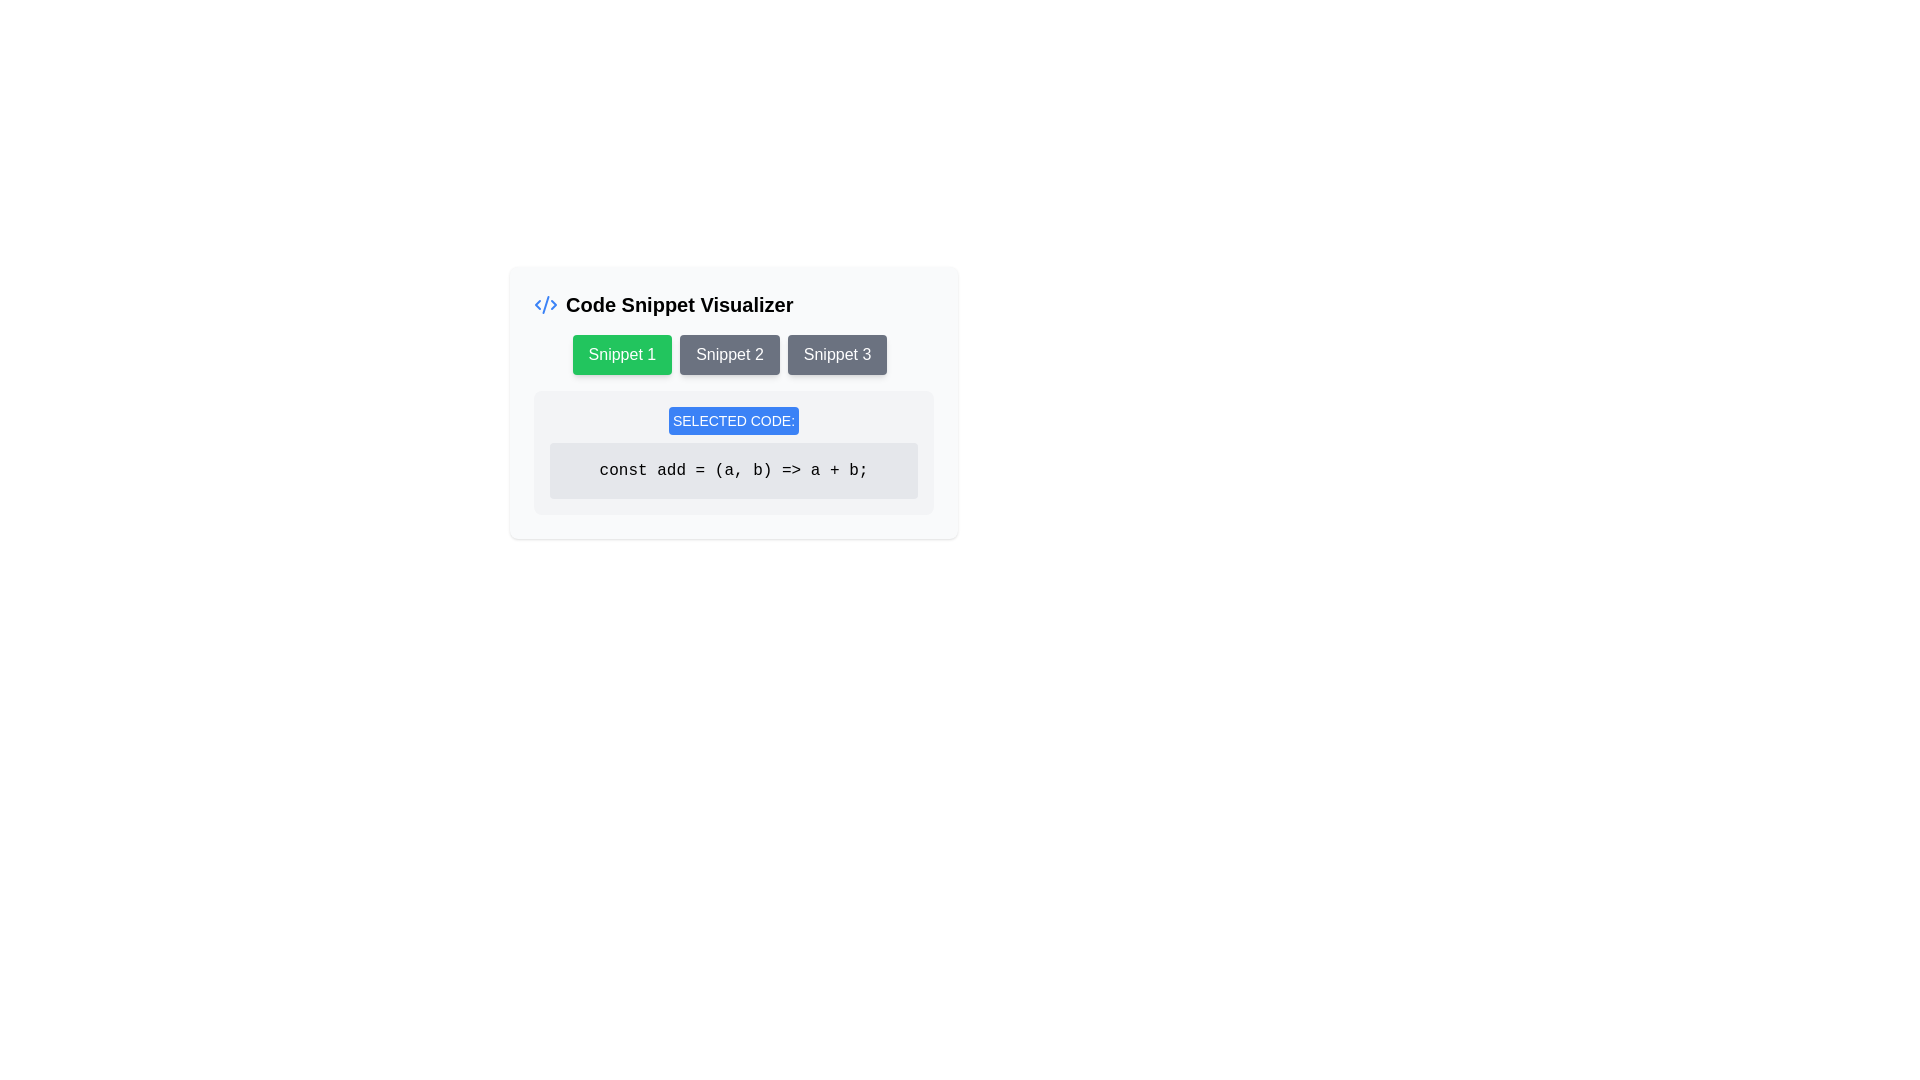  What do you see at coordinates (733, 419) in the screenshot?
I see `the Text Label element displaying 'SELECTED CODE:' with a blue background and white text, located at the top left of the content area above the code snippet` at bounding box center [733, 419].